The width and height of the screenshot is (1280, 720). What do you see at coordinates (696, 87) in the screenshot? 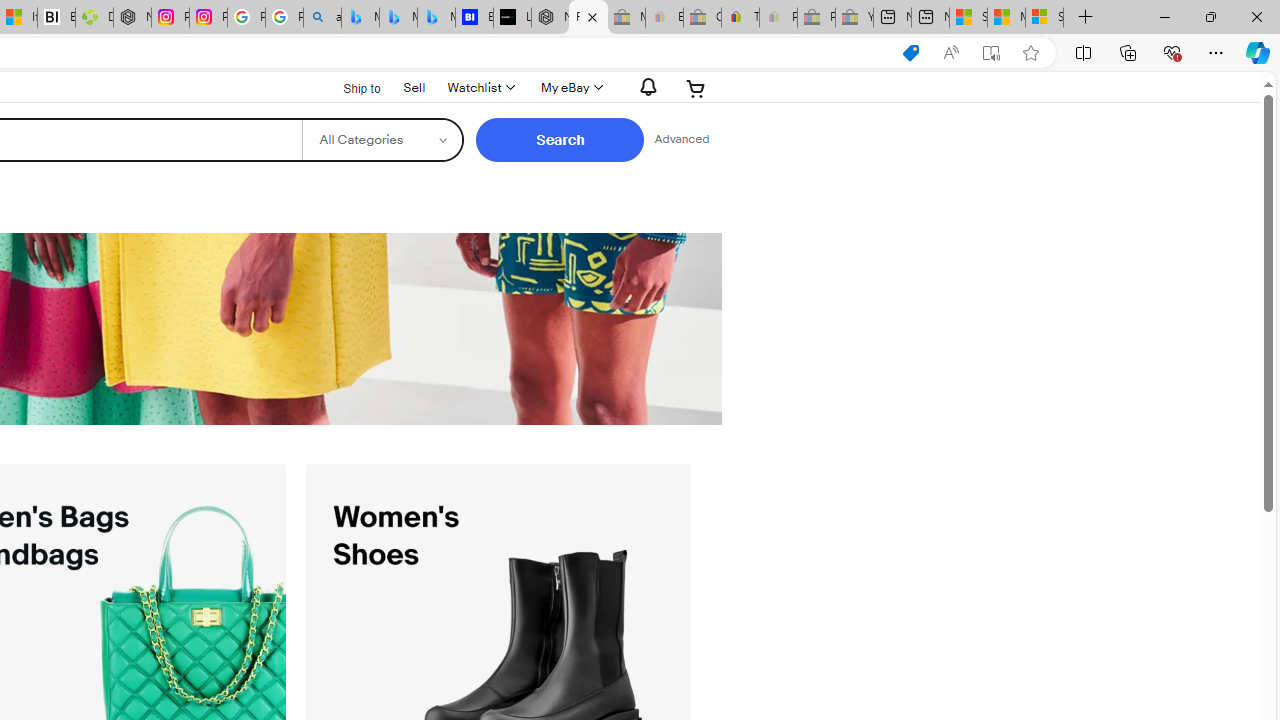
I see `'Expand Cart'` at bounding box center [696, 87].